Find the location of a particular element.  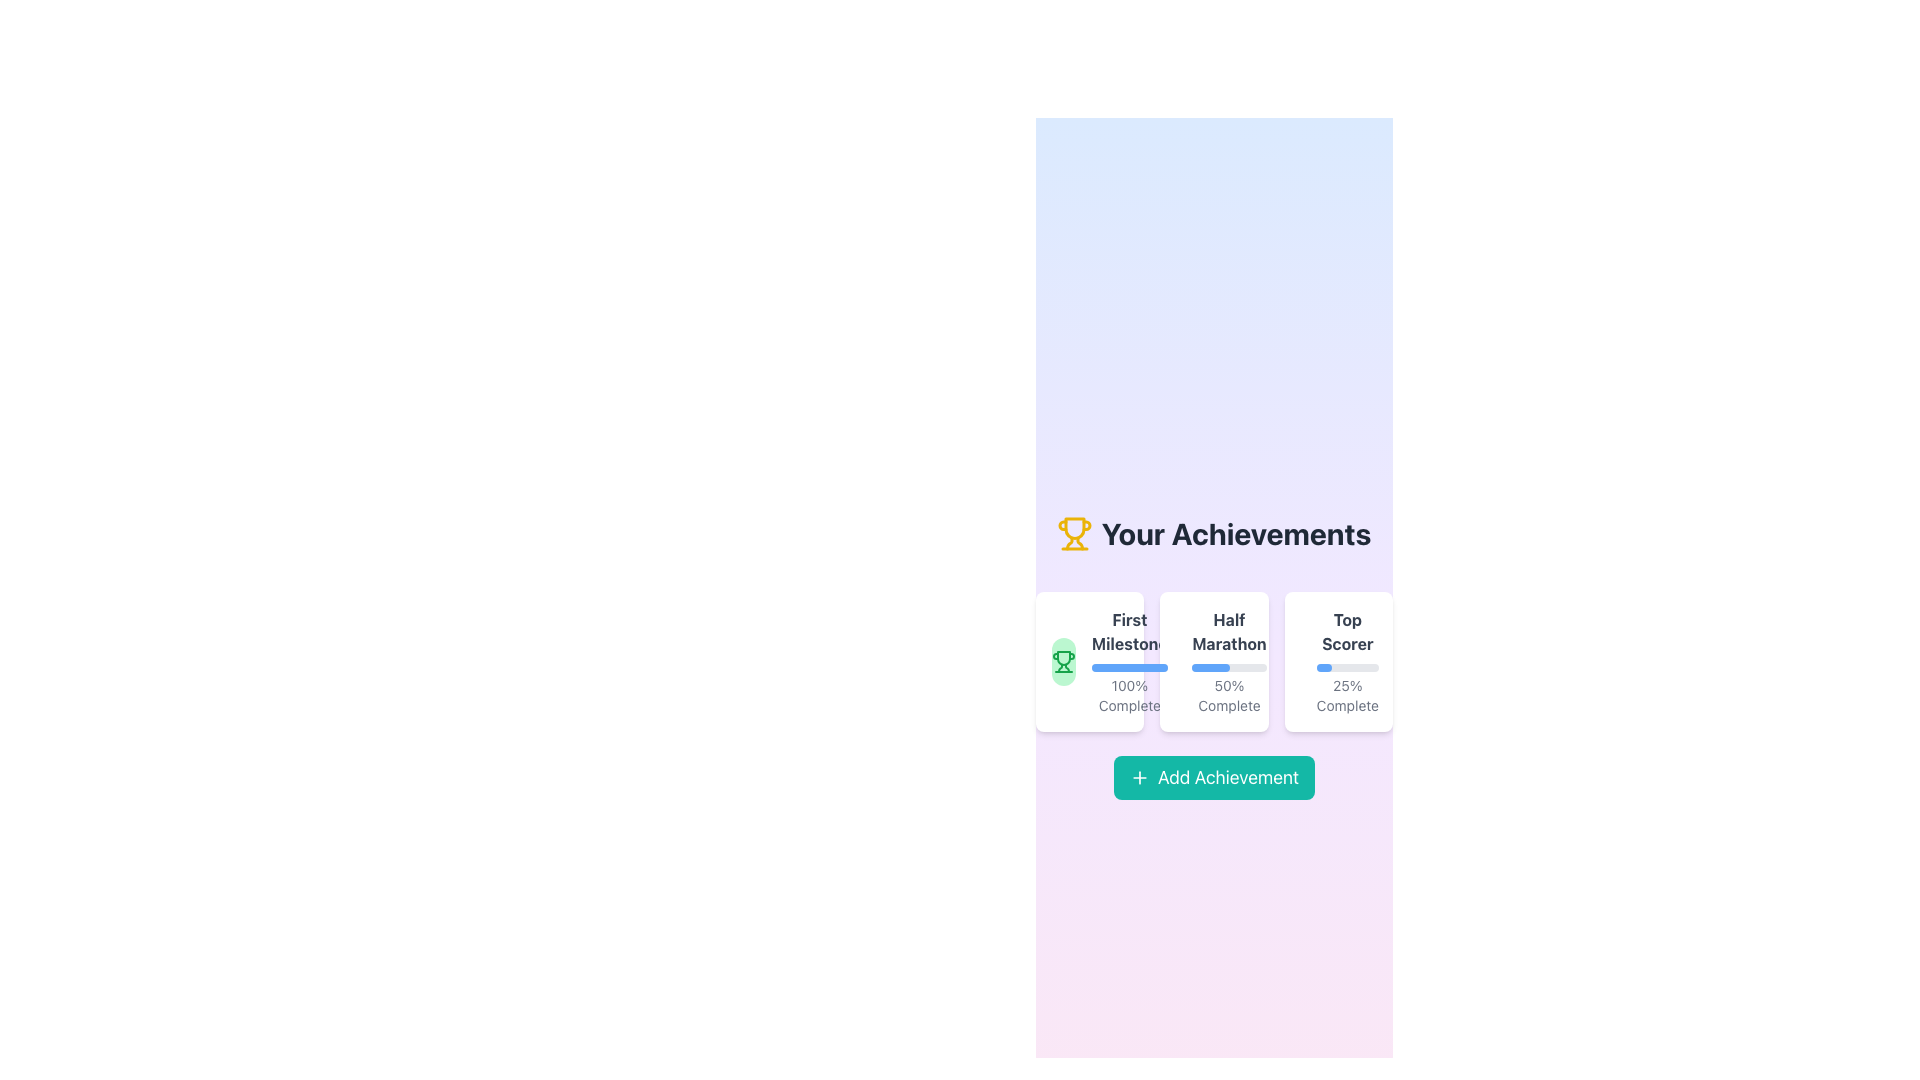

the card within the central grid layout beneath the header 'Your Achievements' is located at coordinates (1213, 662).